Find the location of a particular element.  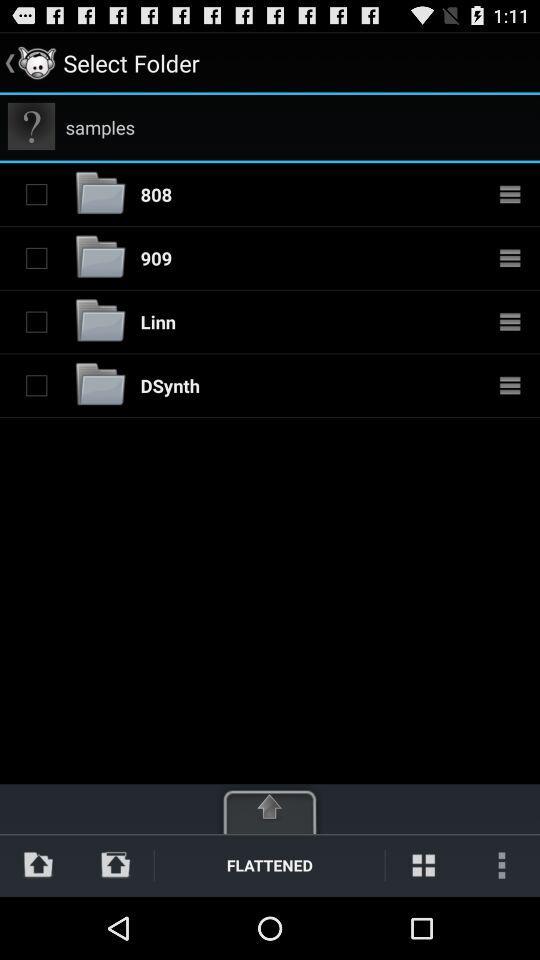

the folder is located at coordinates (36, 384).